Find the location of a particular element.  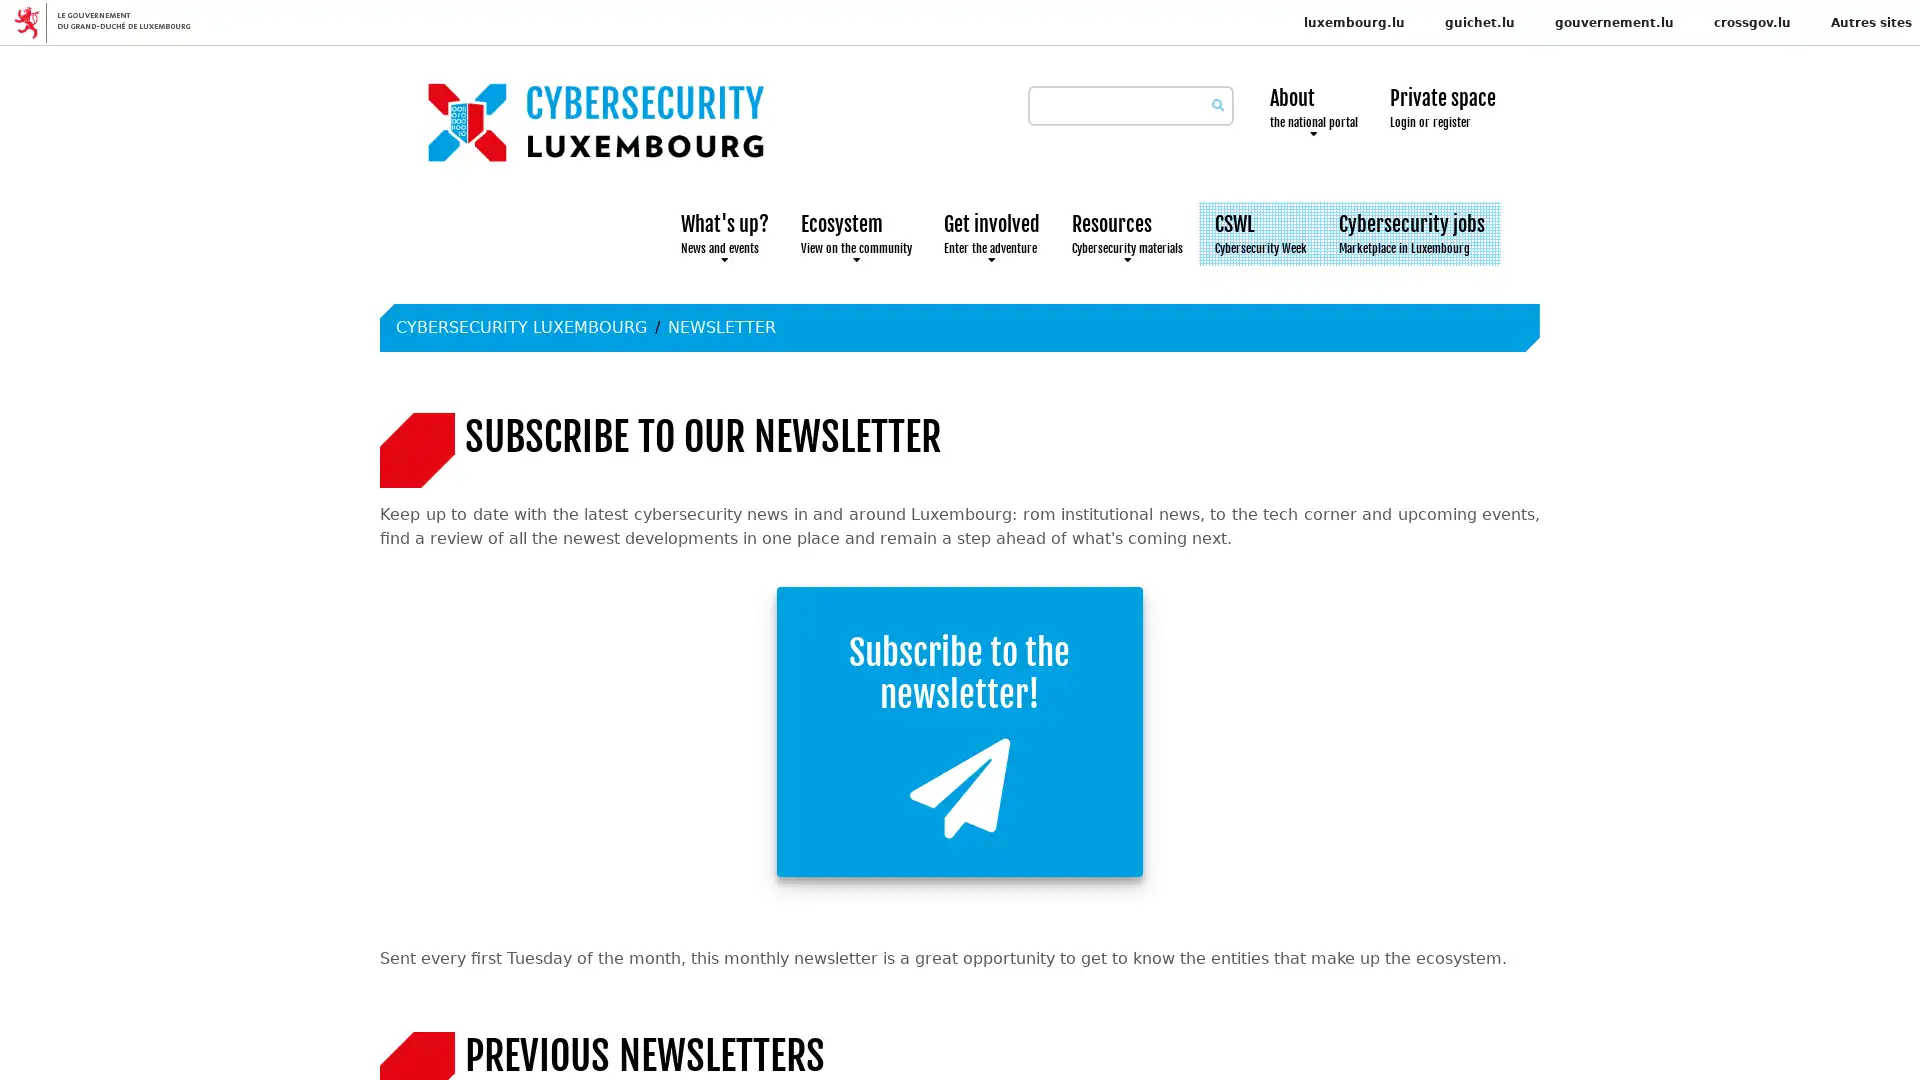

CYBERSECURITY LUXEMBOURG is located at coordinates (521, 326).